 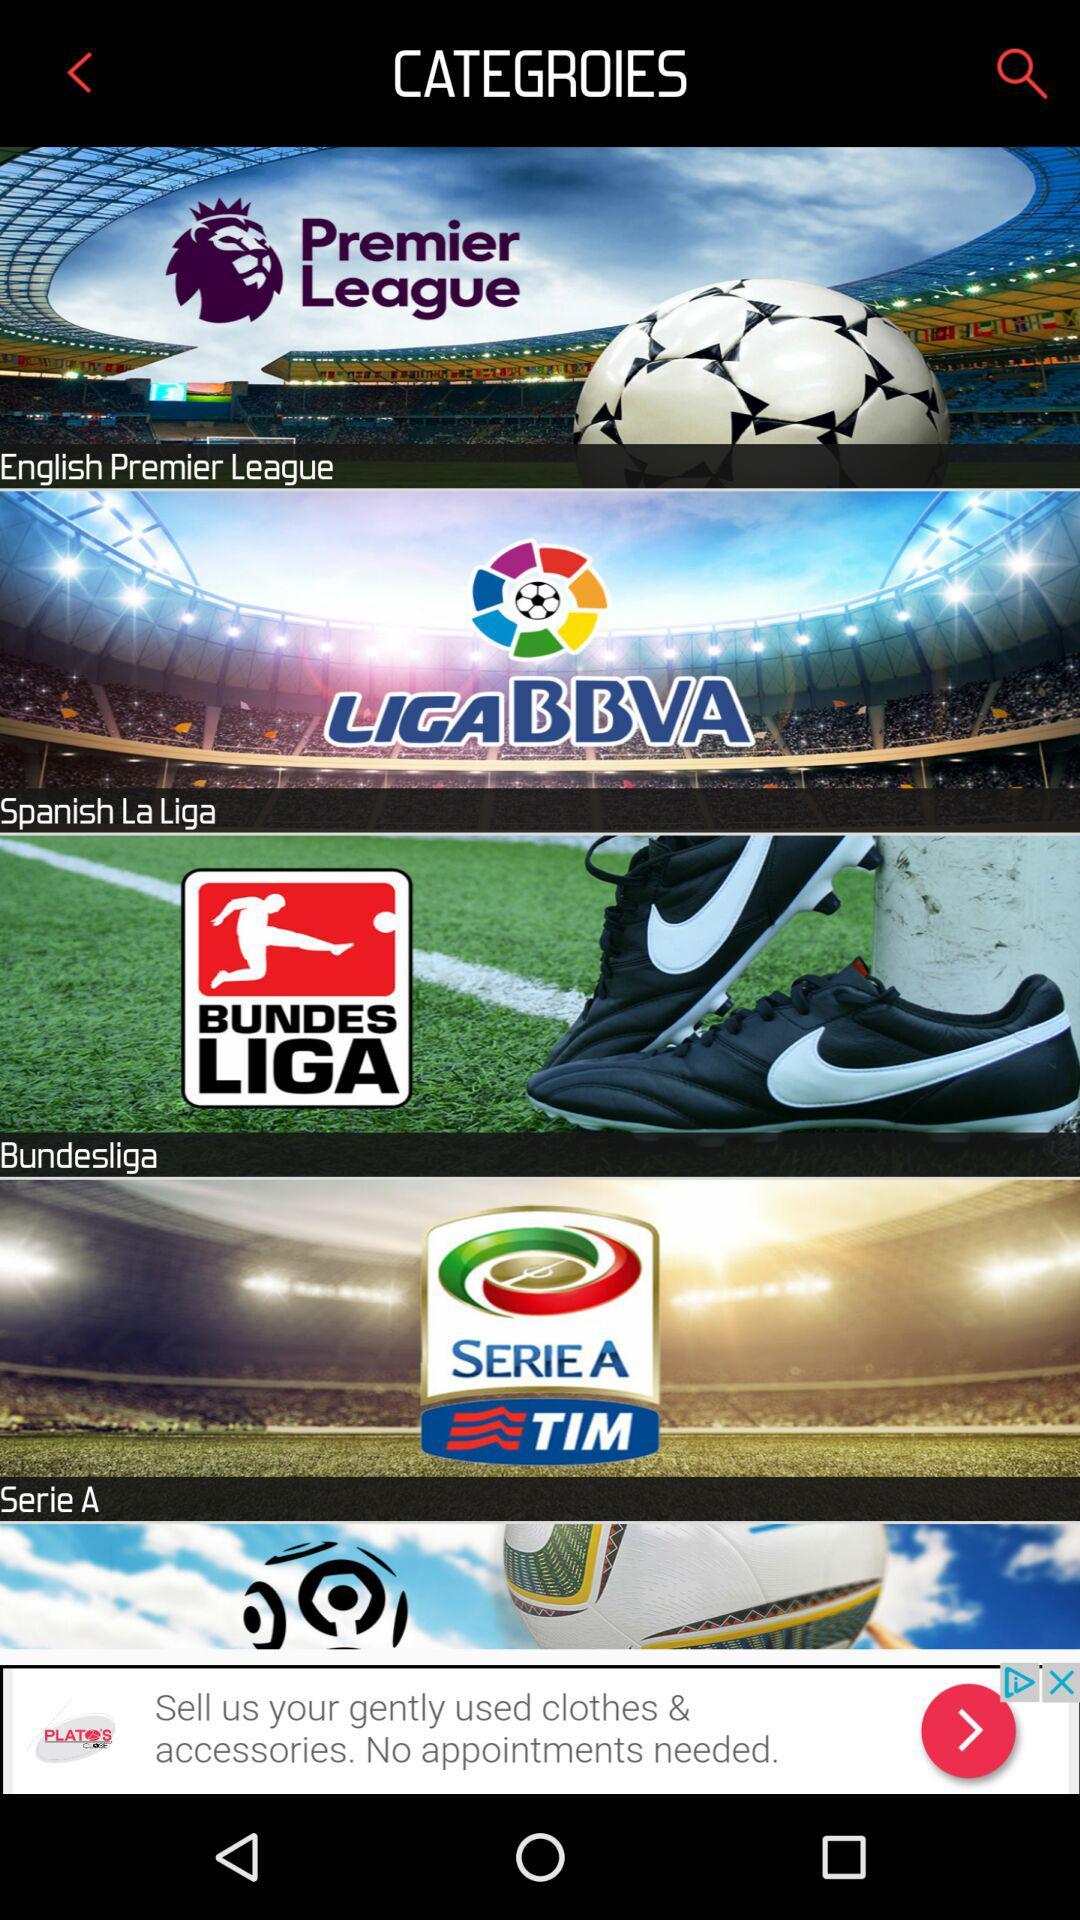 What do you see at coordinates (80, 73) in the screenshot?
I see `go back` at bounding box center [80, 73].